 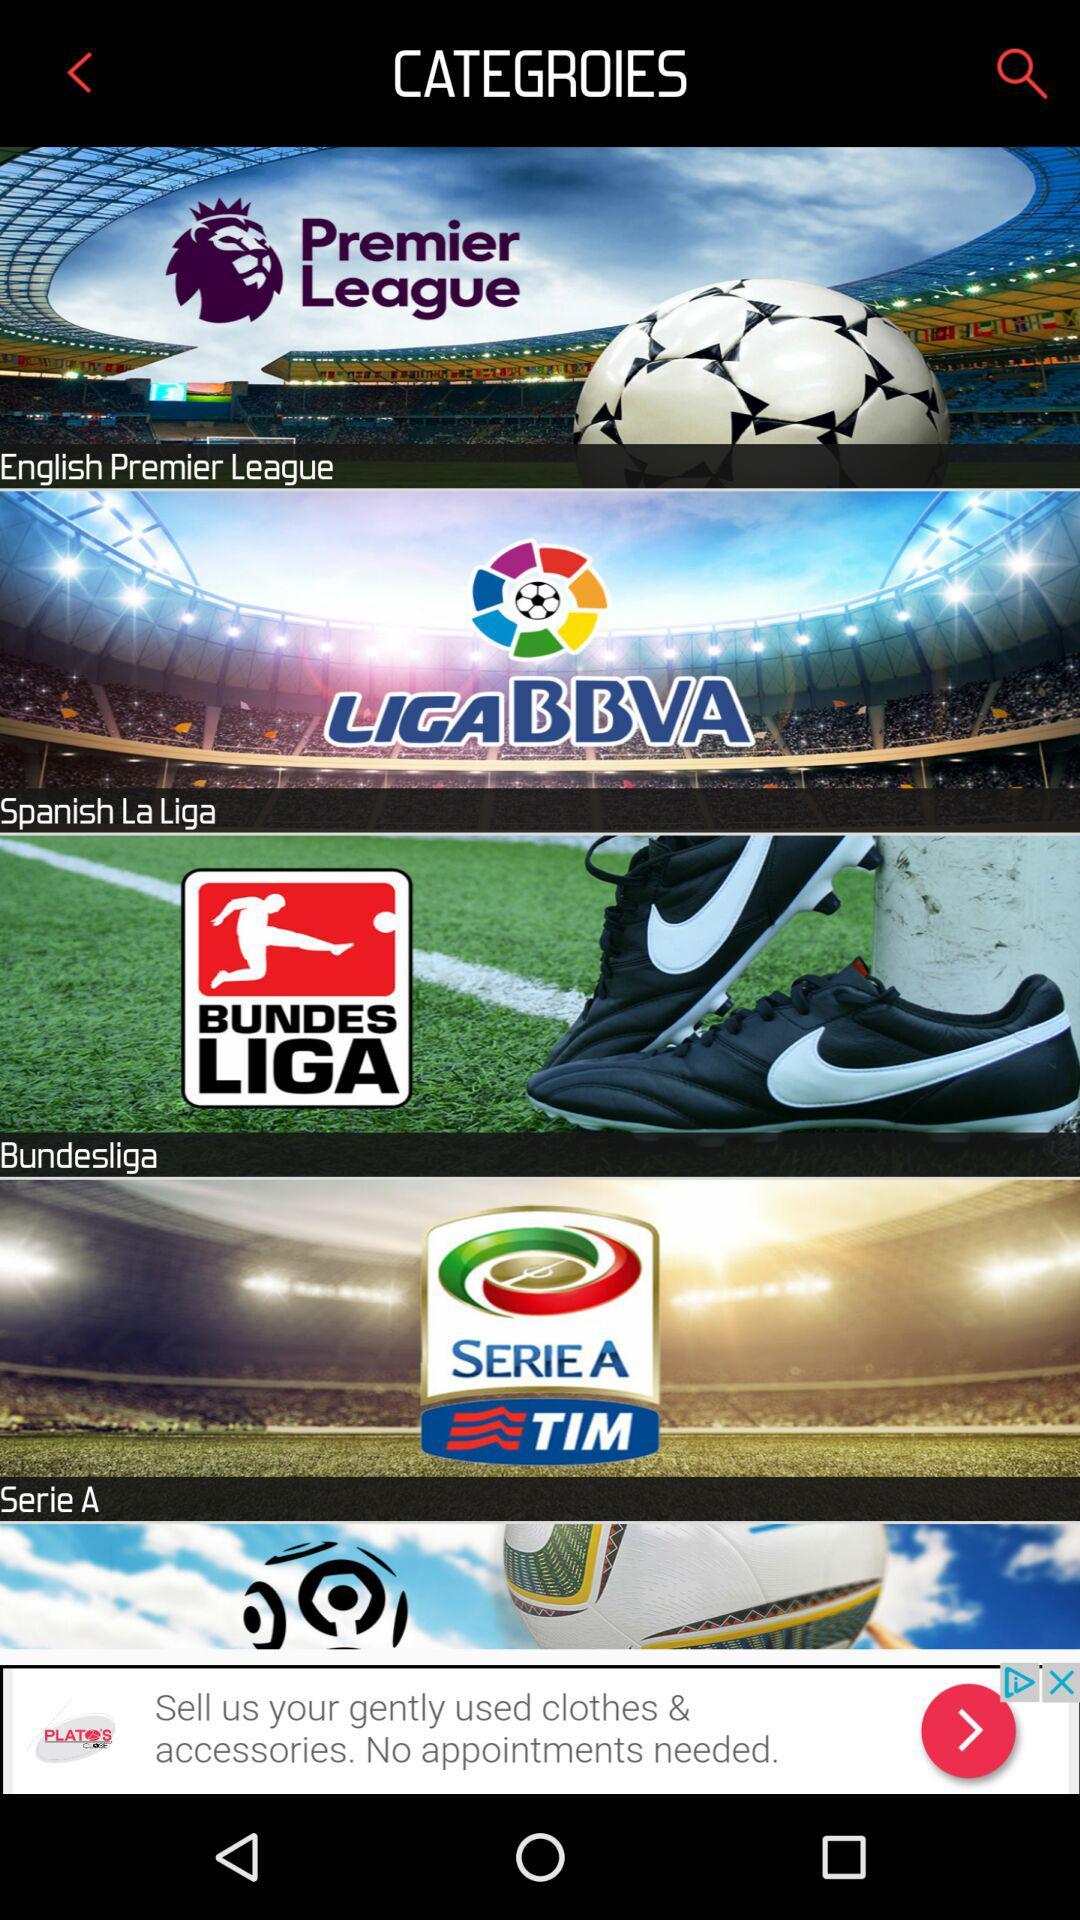 What do you see at coordinates (80, 73) in the screenshot?
I see `go back` at bounding box center [80, 73].